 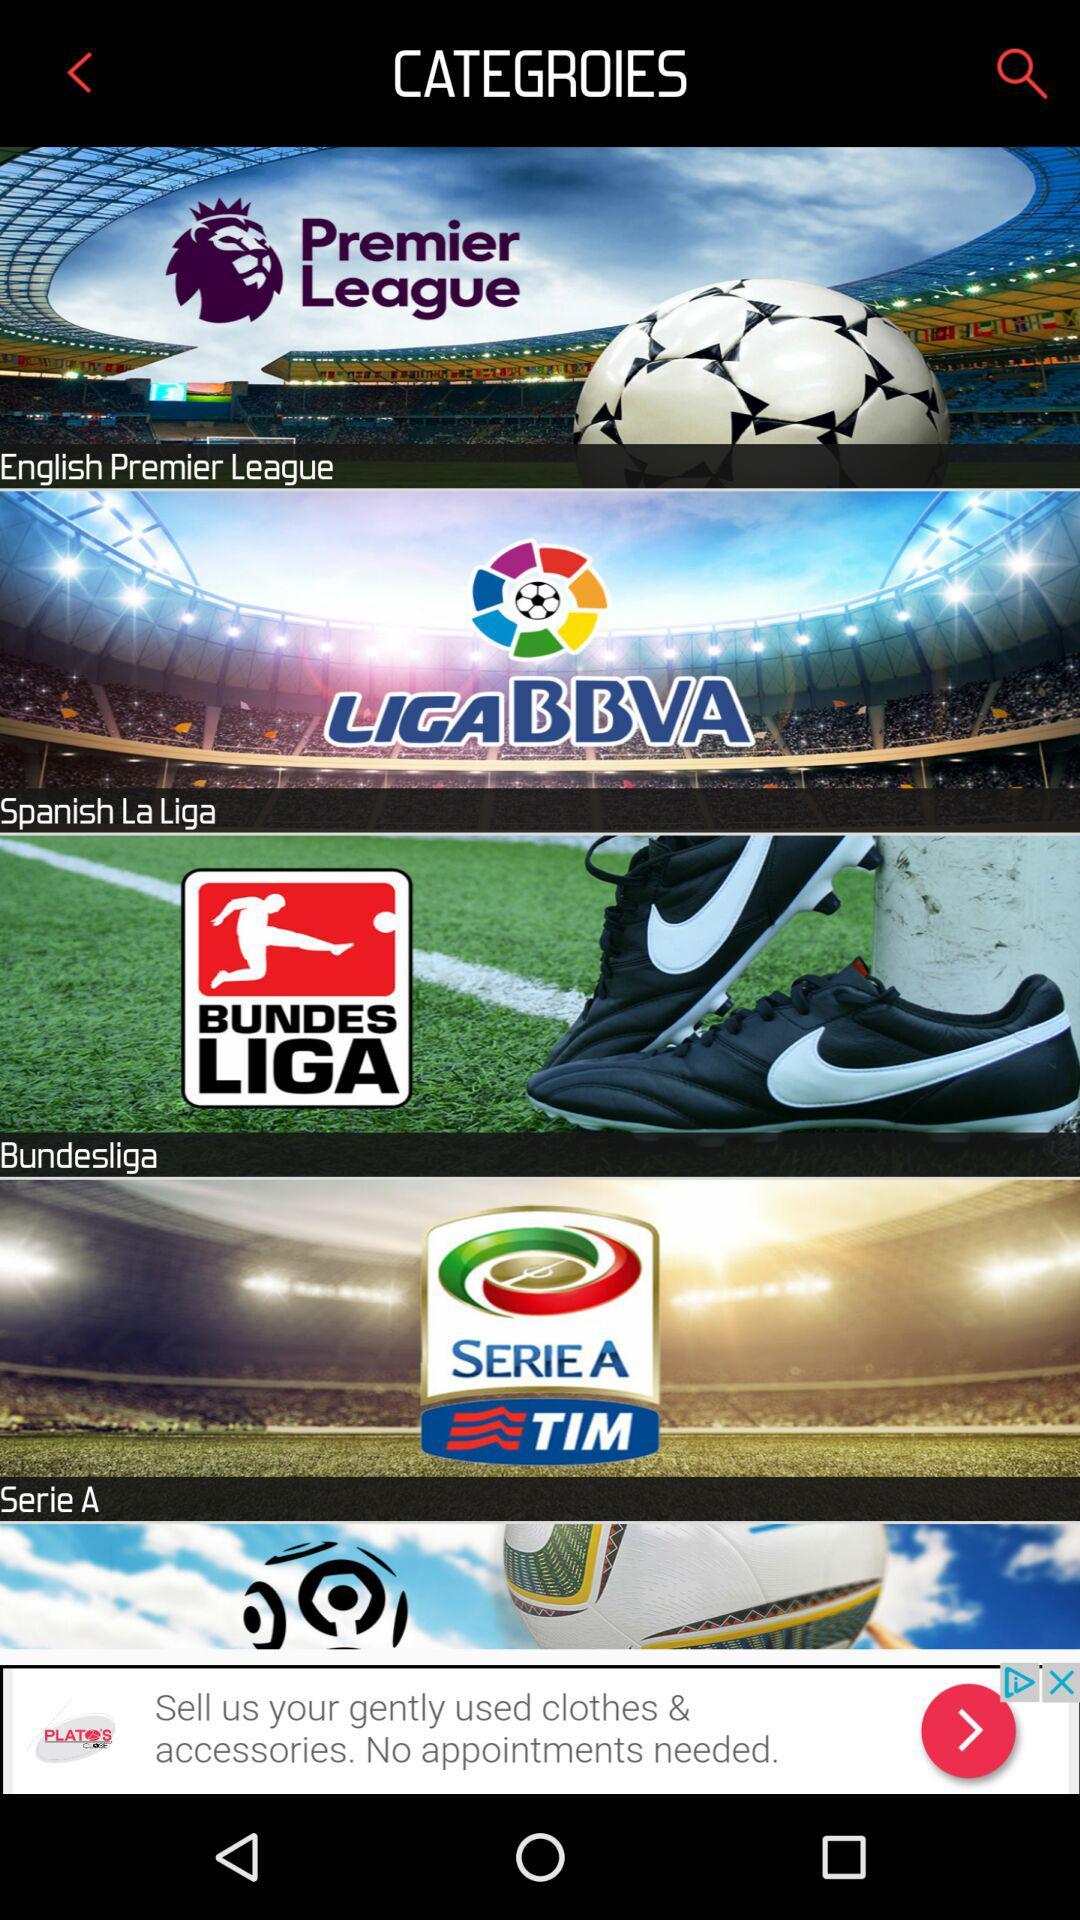 What do you see at coordinates (80, 73) in the screenshot?
I see `go back` at bounding box center [80, 73].